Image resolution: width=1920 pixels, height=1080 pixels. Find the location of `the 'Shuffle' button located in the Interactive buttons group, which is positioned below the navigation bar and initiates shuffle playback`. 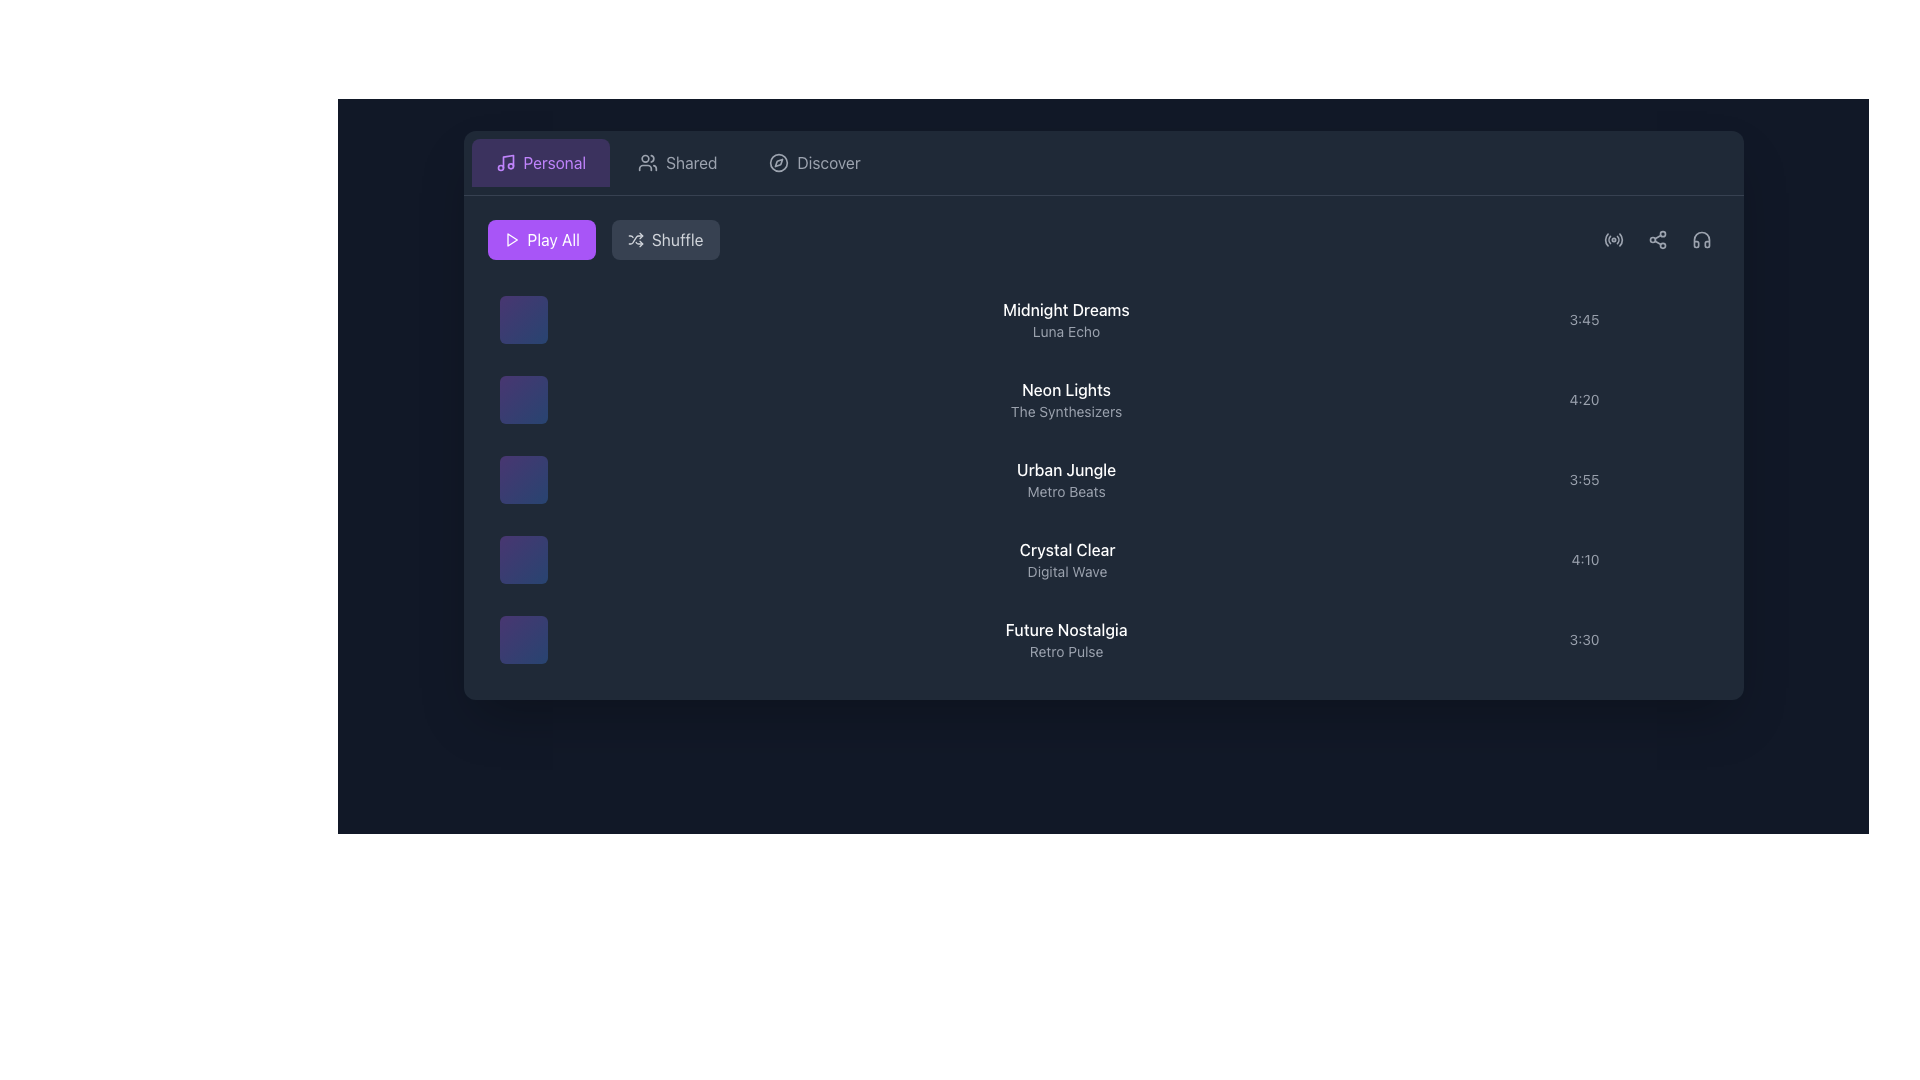

the 'Shuffle' button located in the Interactive buttons group, which is positioned below the navigation bar and initiates shuffle playback is located at coordinates (602, 238).